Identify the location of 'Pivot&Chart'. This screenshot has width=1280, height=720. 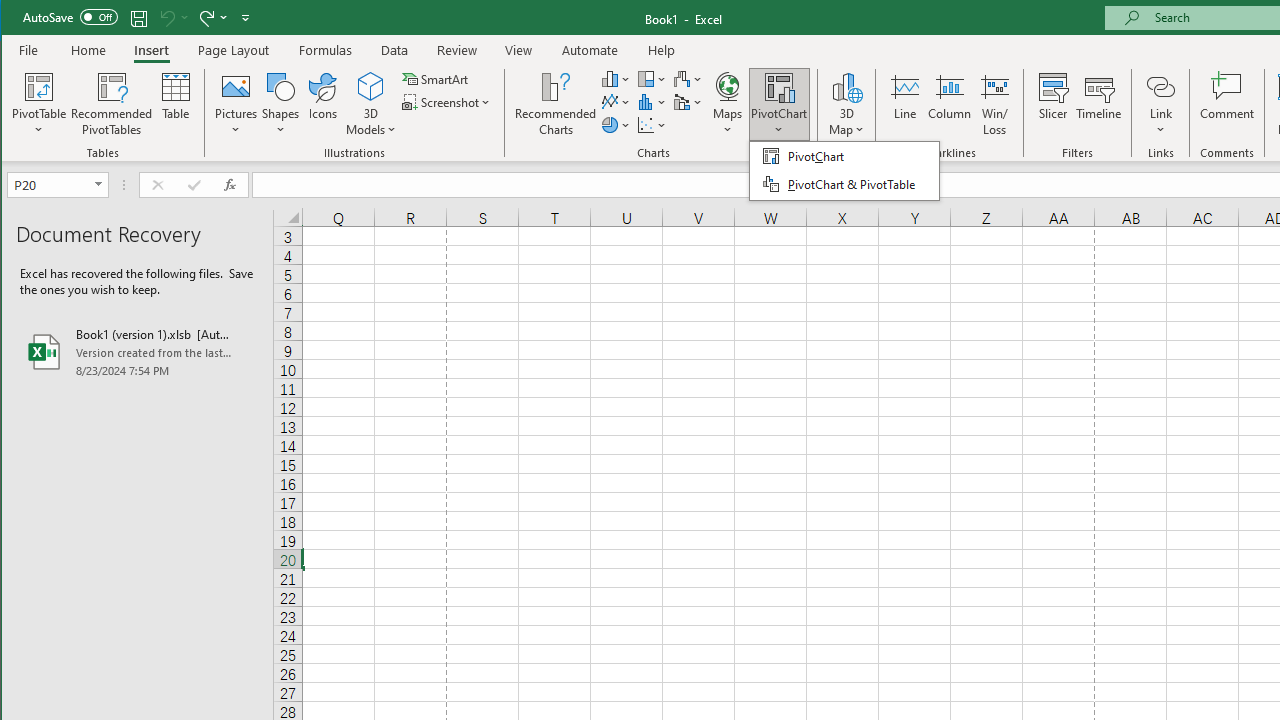
(844, 170).